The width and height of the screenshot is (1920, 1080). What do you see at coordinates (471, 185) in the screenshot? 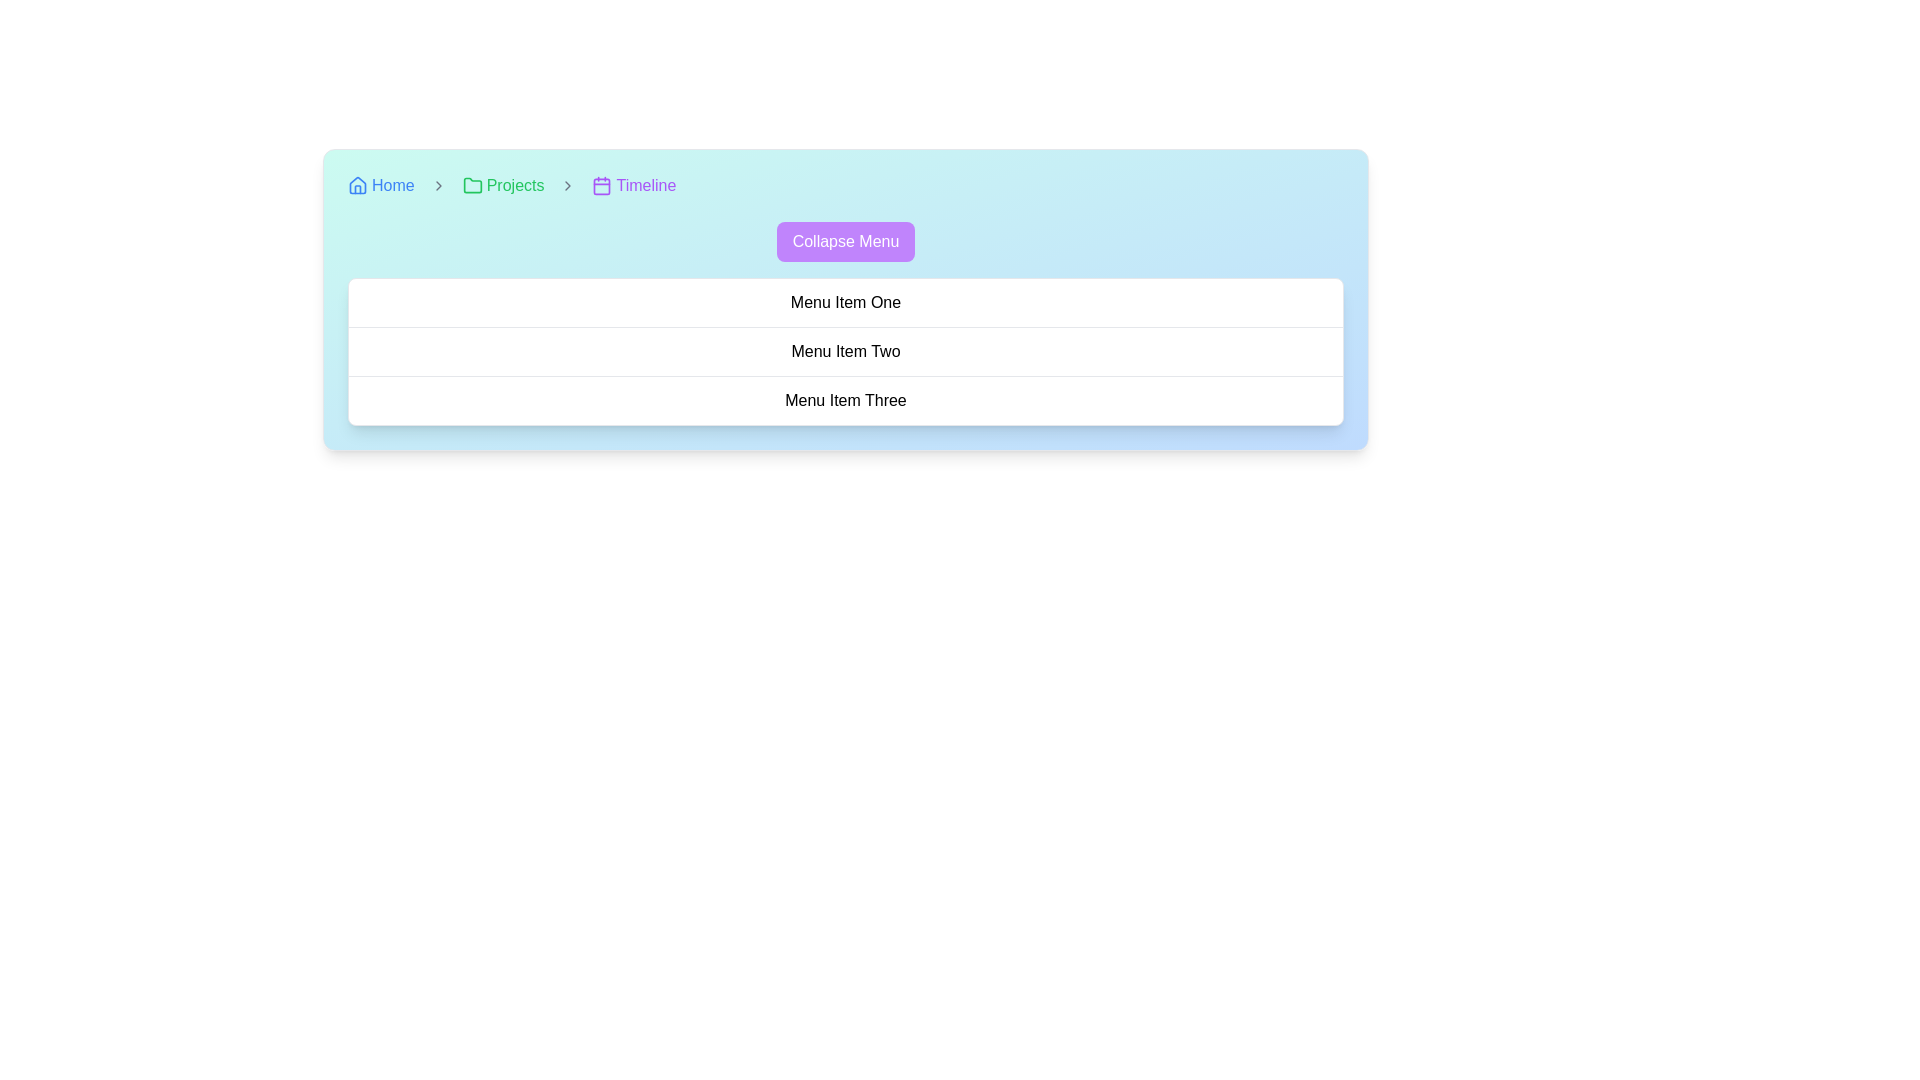
I see `the folder icon in the breadcrumb navigation that signifies the 'Projects' section, located between the 'Home' icon and the 'Projects' text` at bounding box center [471, 185].